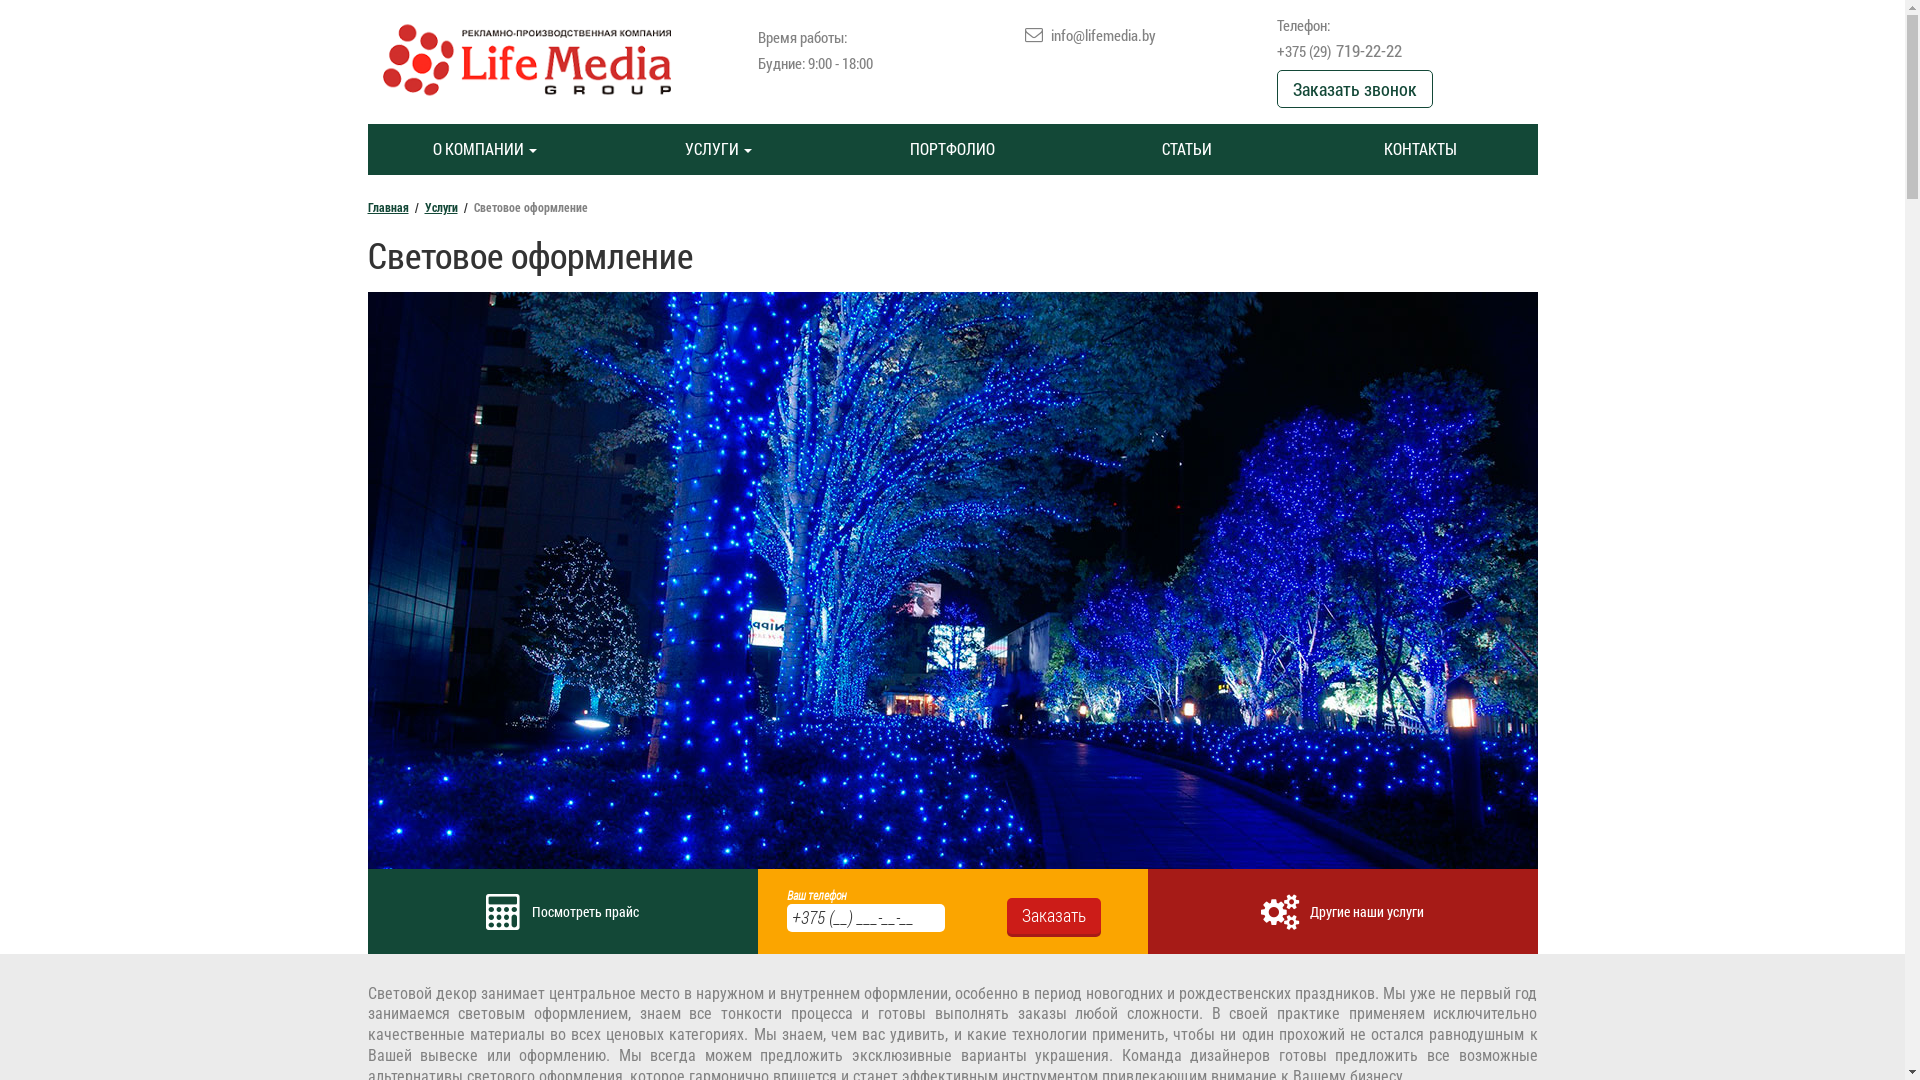 The height and width of the screenshot is (1080, 1920). What do you see at coordinates (1102, 34) in the screenshot?
I see `'info@lifemedia.by'` at bounding box center [1102, 34].